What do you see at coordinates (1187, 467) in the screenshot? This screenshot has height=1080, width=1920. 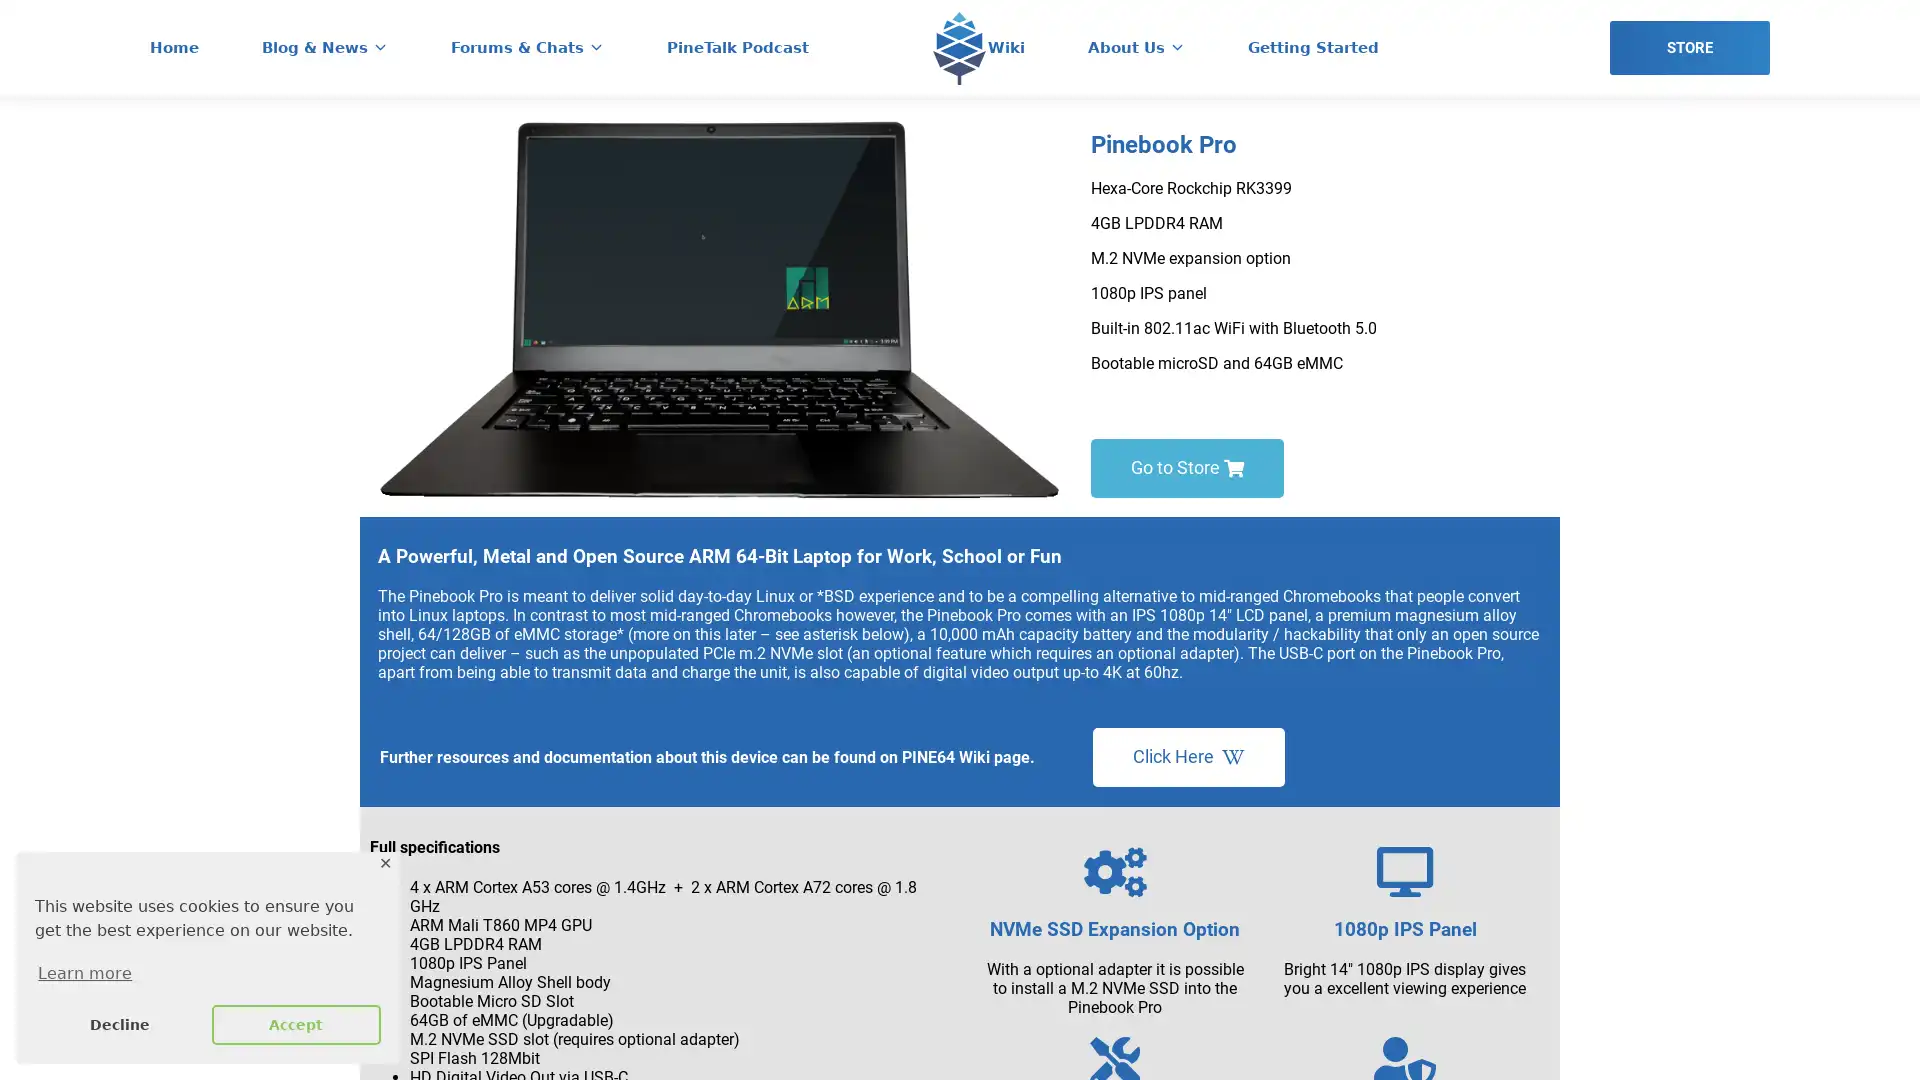 I see `Go to Store` at bounding box center [1187, 467].